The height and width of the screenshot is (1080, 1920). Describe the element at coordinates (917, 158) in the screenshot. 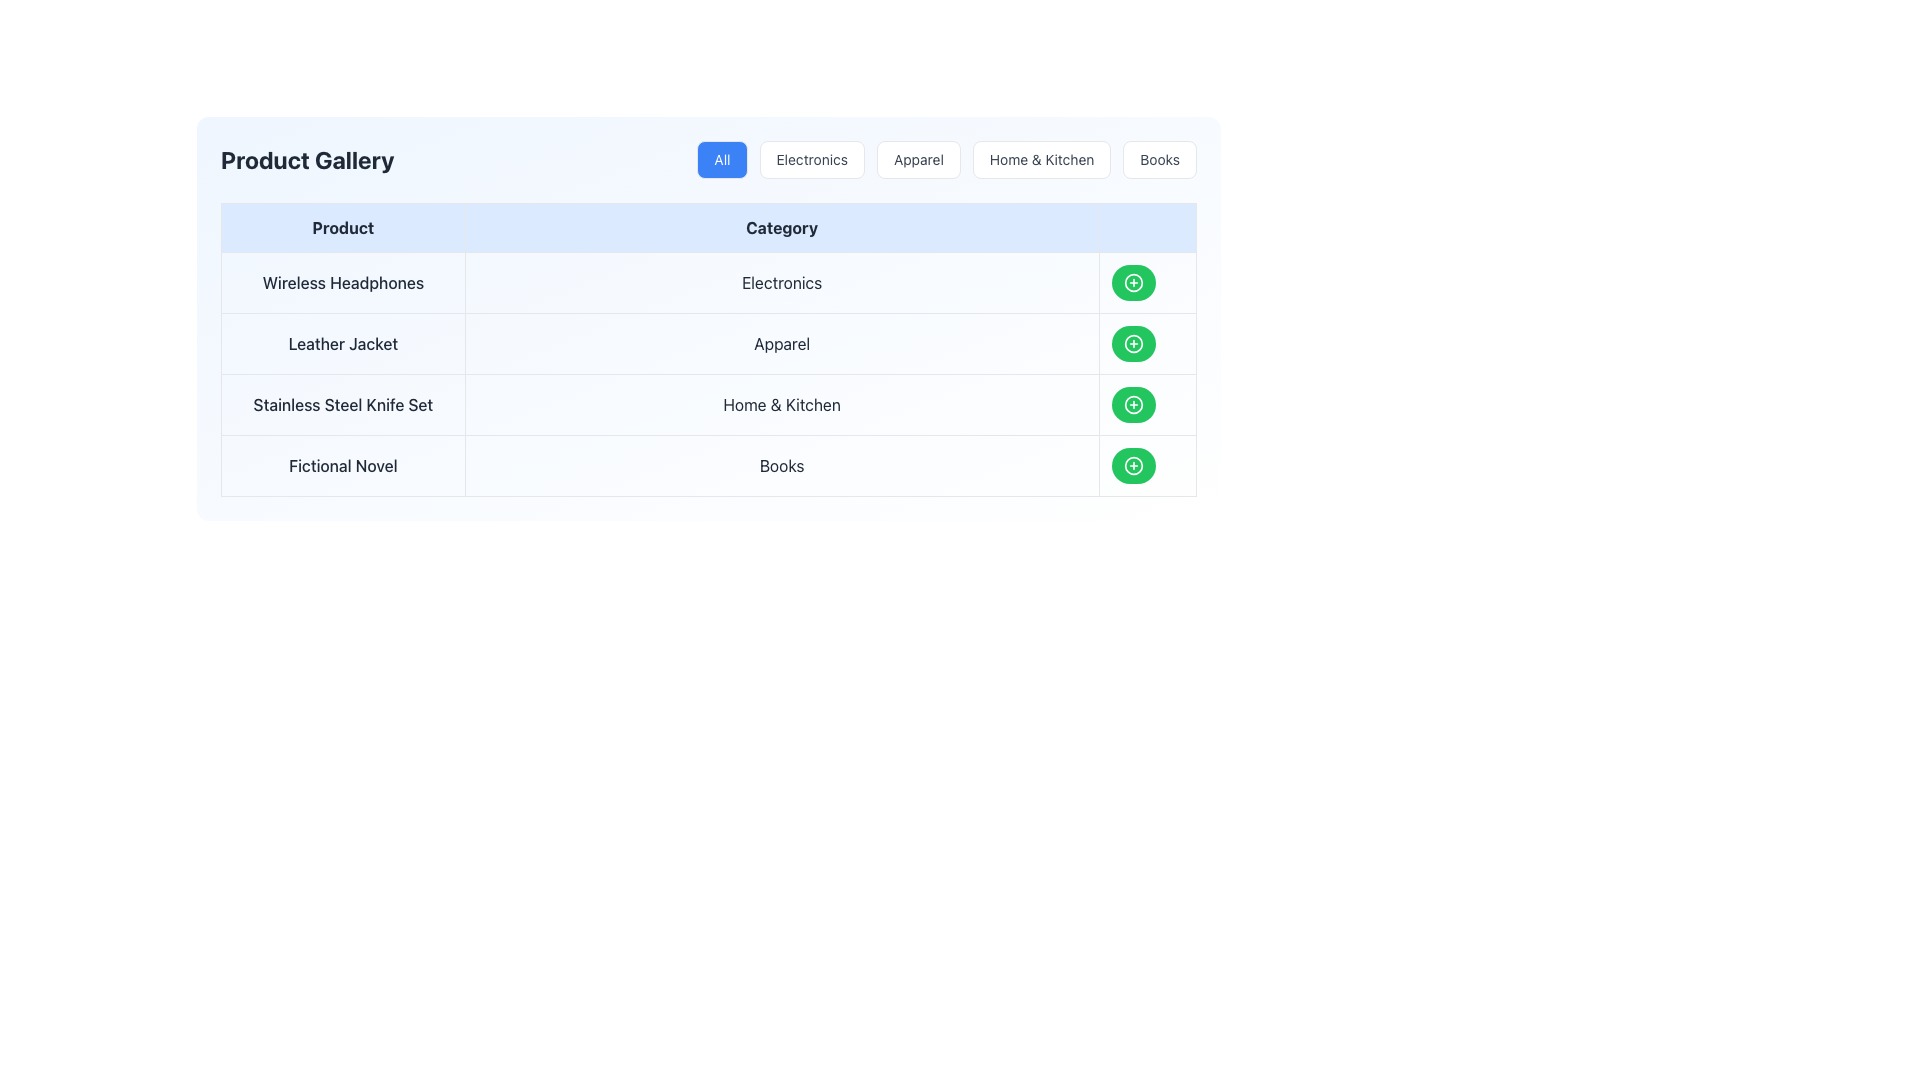

I see `the 'Apparel' button, which is a rectangular button with rounded corners, a white background, light gray border, and dark gray text, located in the third position of the navigation bar to filter products by 'Apparel'` at that location.